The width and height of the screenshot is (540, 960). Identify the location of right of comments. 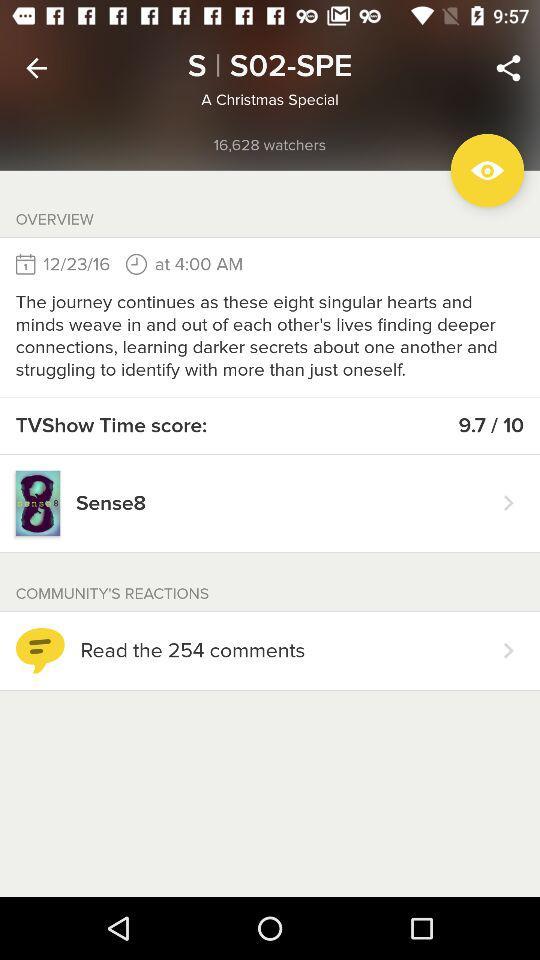
(508, 649).